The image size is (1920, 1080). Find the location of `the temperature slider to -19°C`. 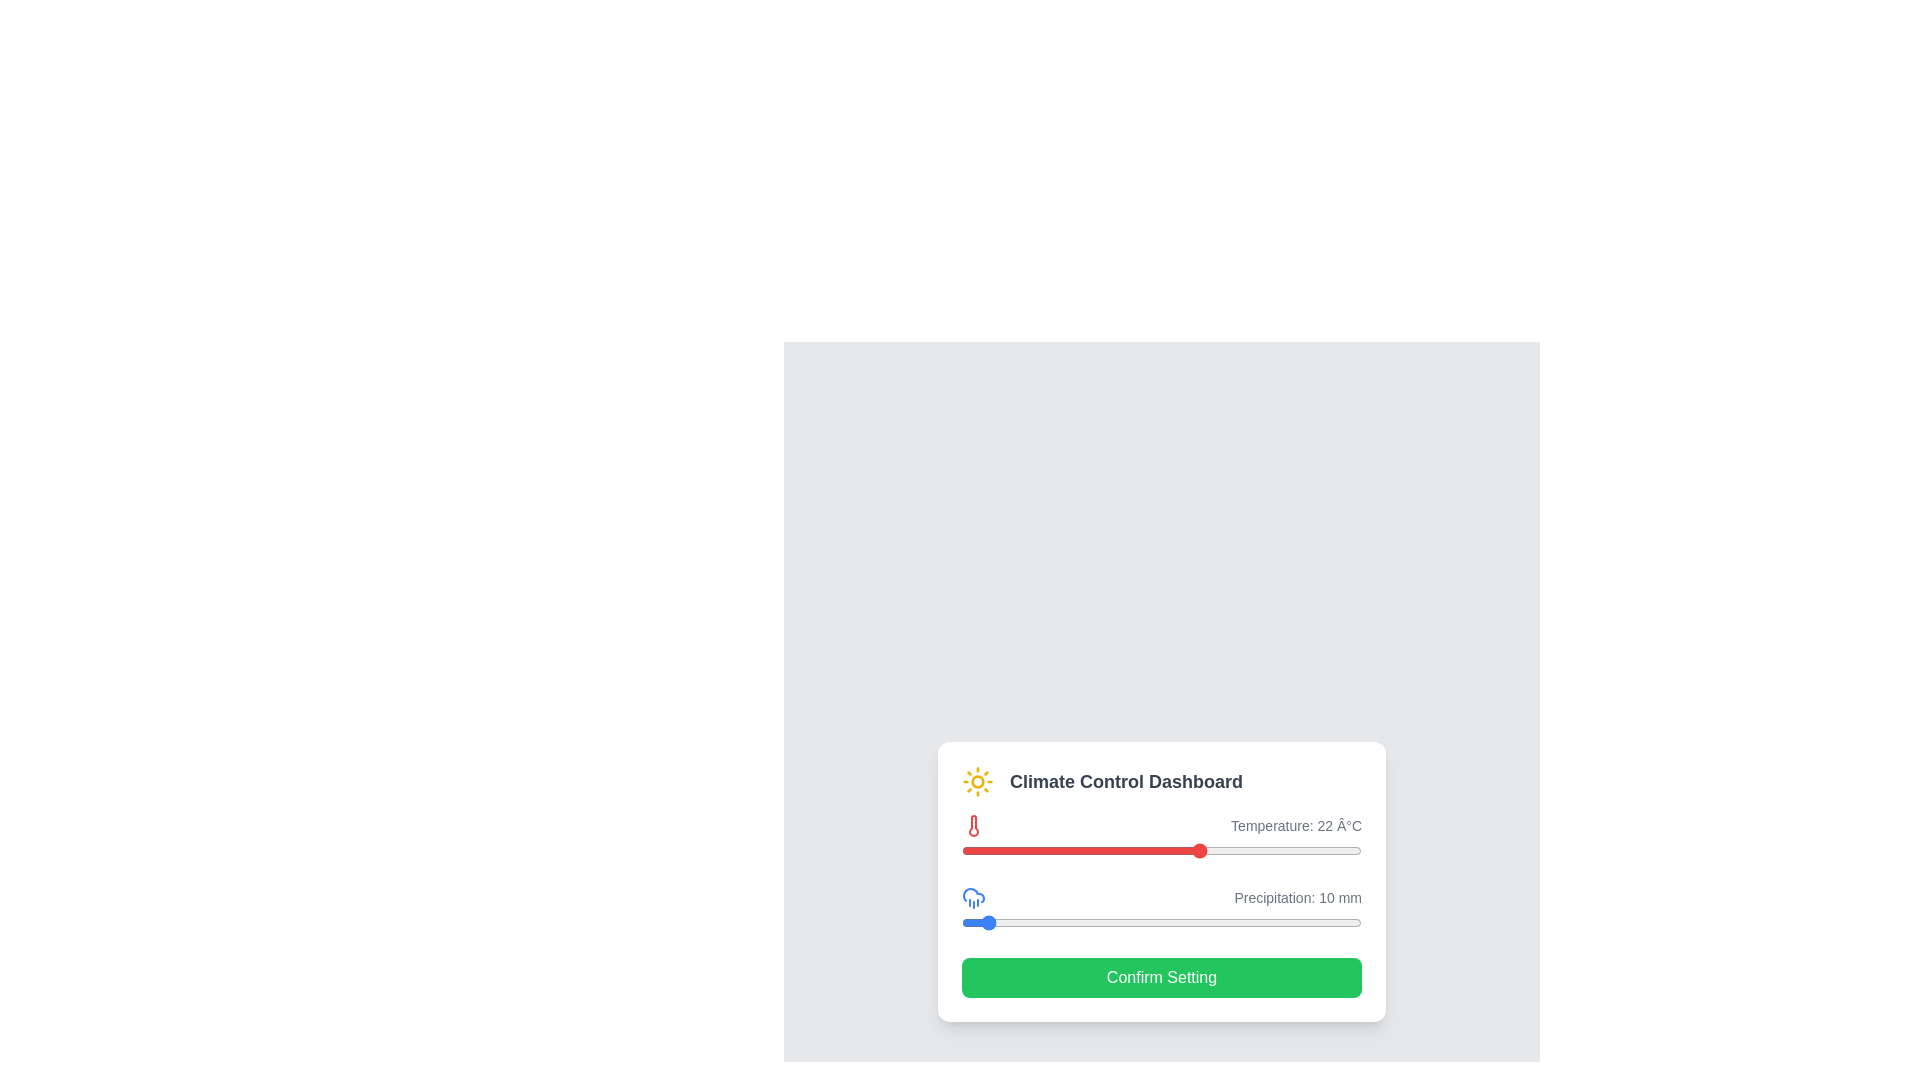

the temperature slider to -19°C is located at coordinates (967, 851).